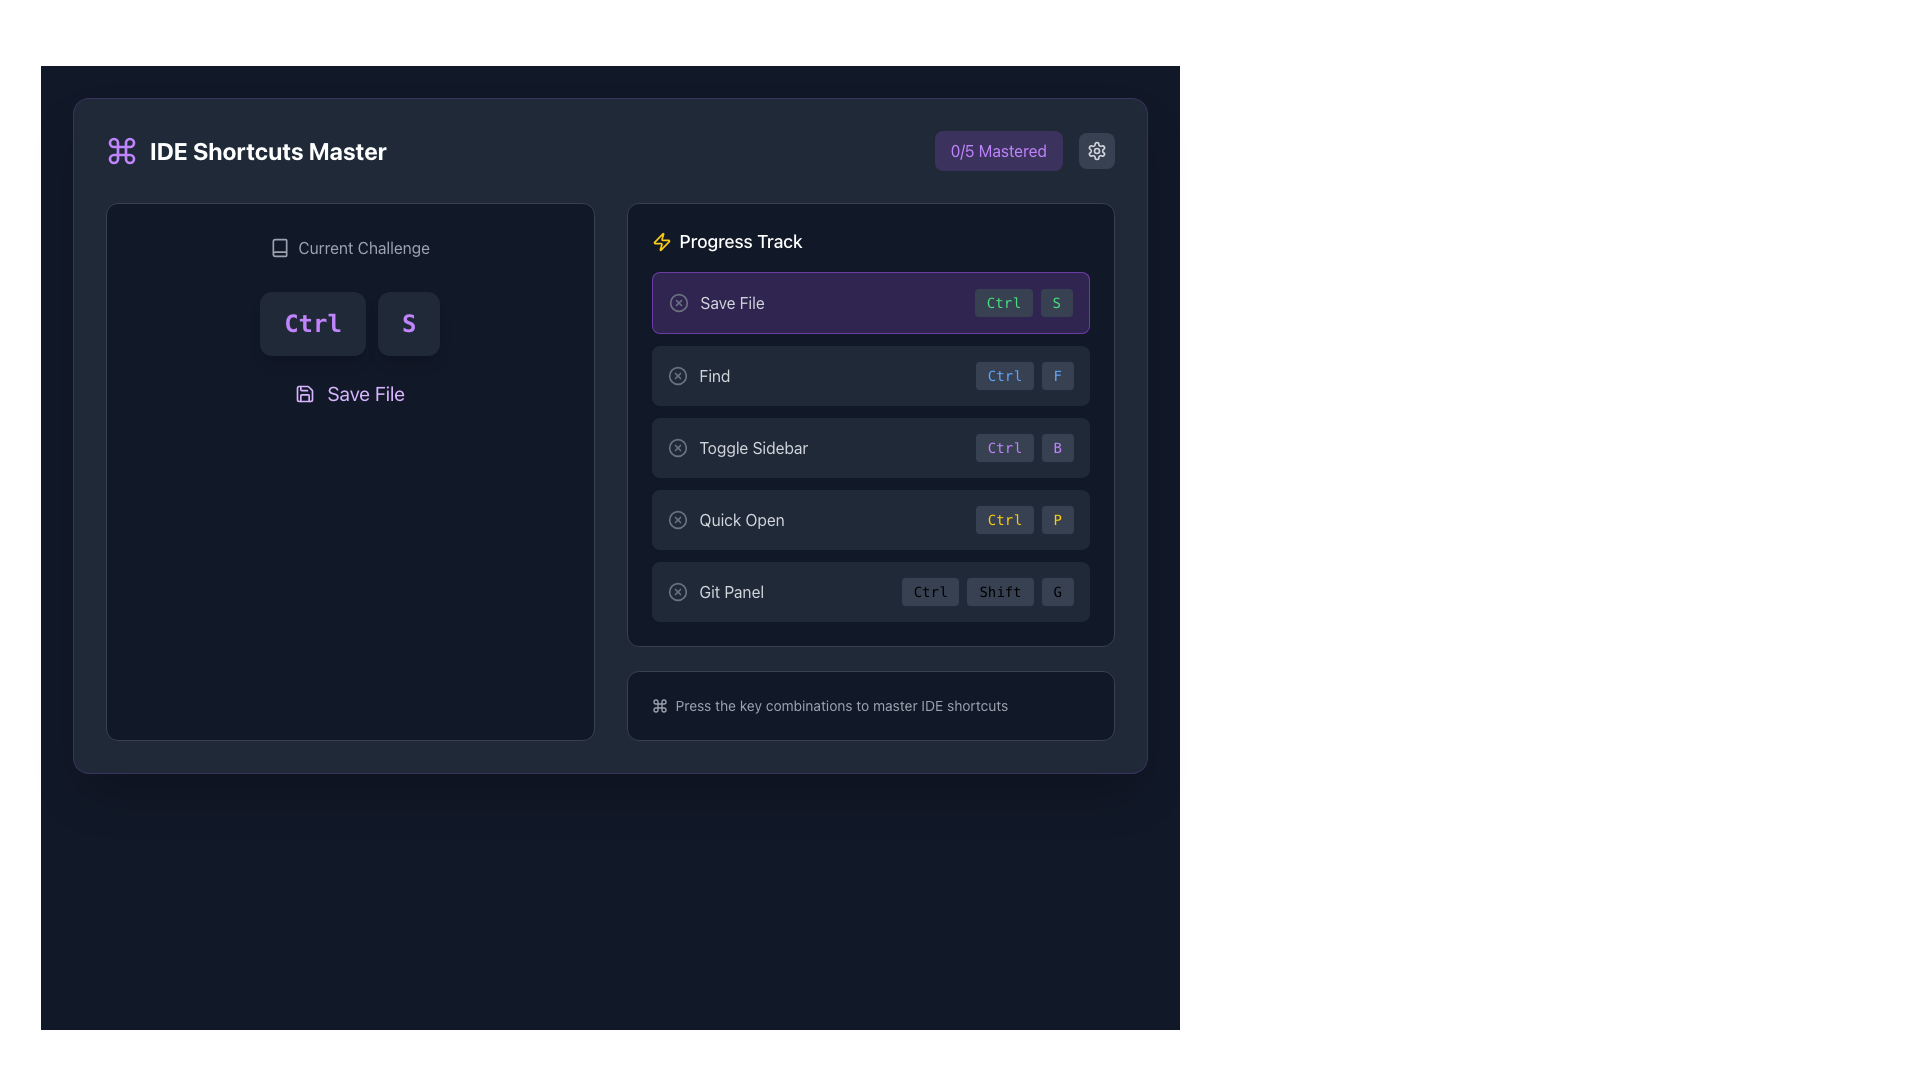 The image size is (1920, 1080). Describe the element at coordinates (304, 393) in the screenshot. I see `the 'Save File' icon located in the left-hand pane` at that location.